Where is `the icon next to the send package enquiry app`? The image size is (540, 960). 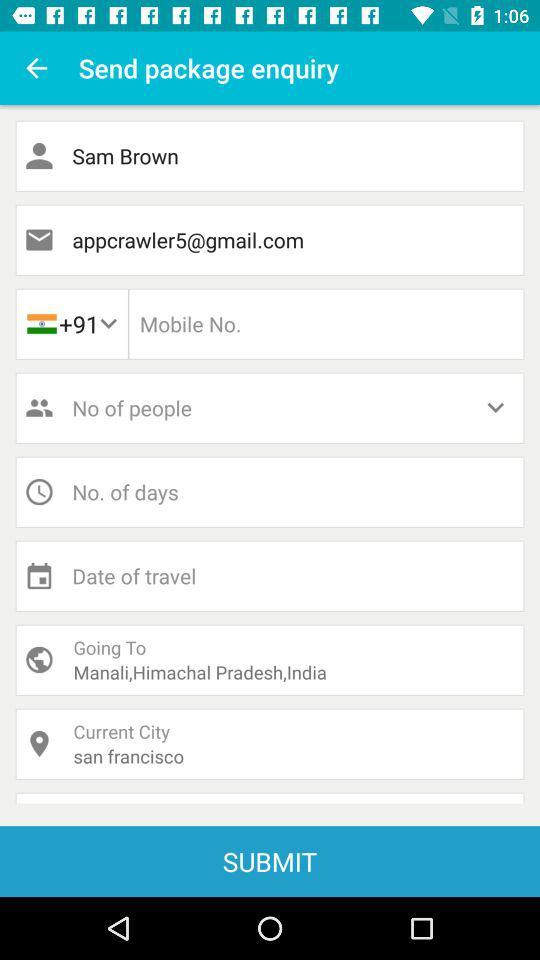
the icon next to the send package enquiry app is located at coordinates (36, 68).